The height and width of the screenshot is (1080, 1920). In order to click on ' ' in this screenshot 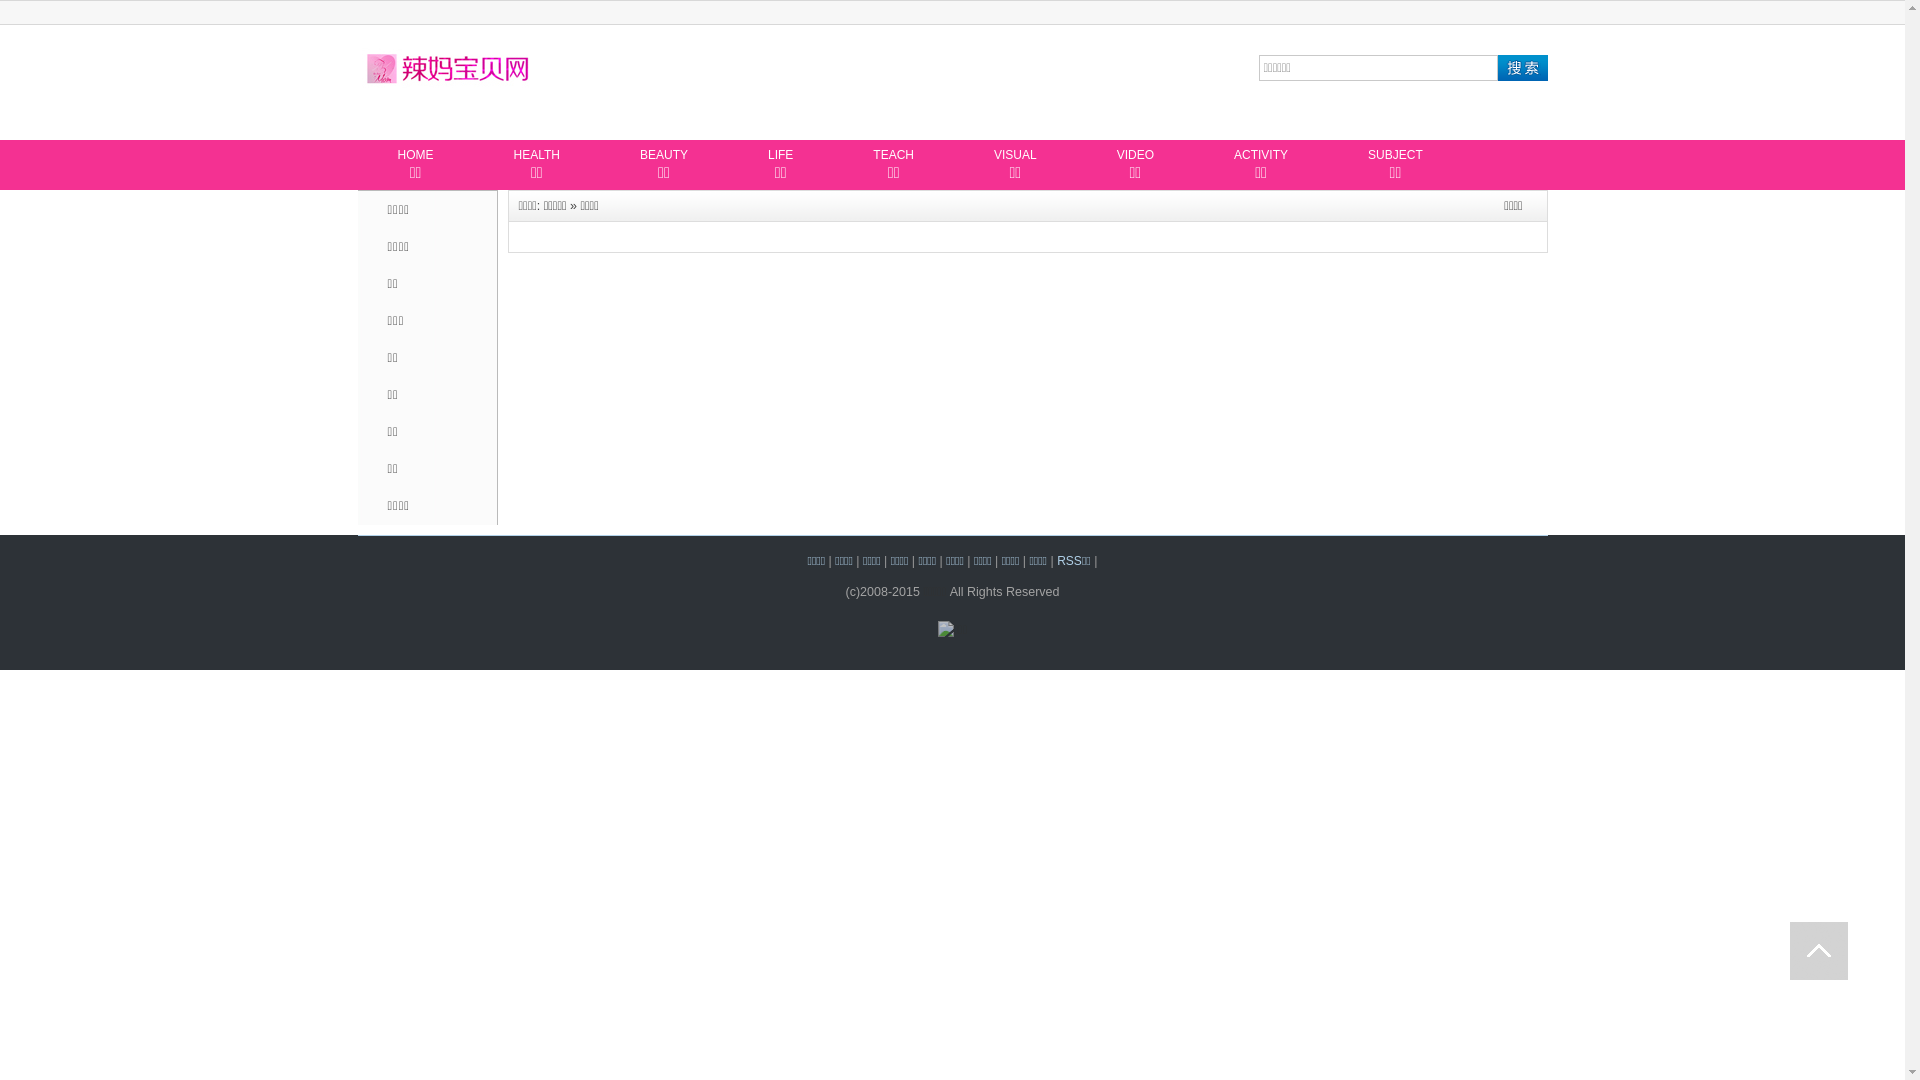, I will do `click(1819, 950)`.